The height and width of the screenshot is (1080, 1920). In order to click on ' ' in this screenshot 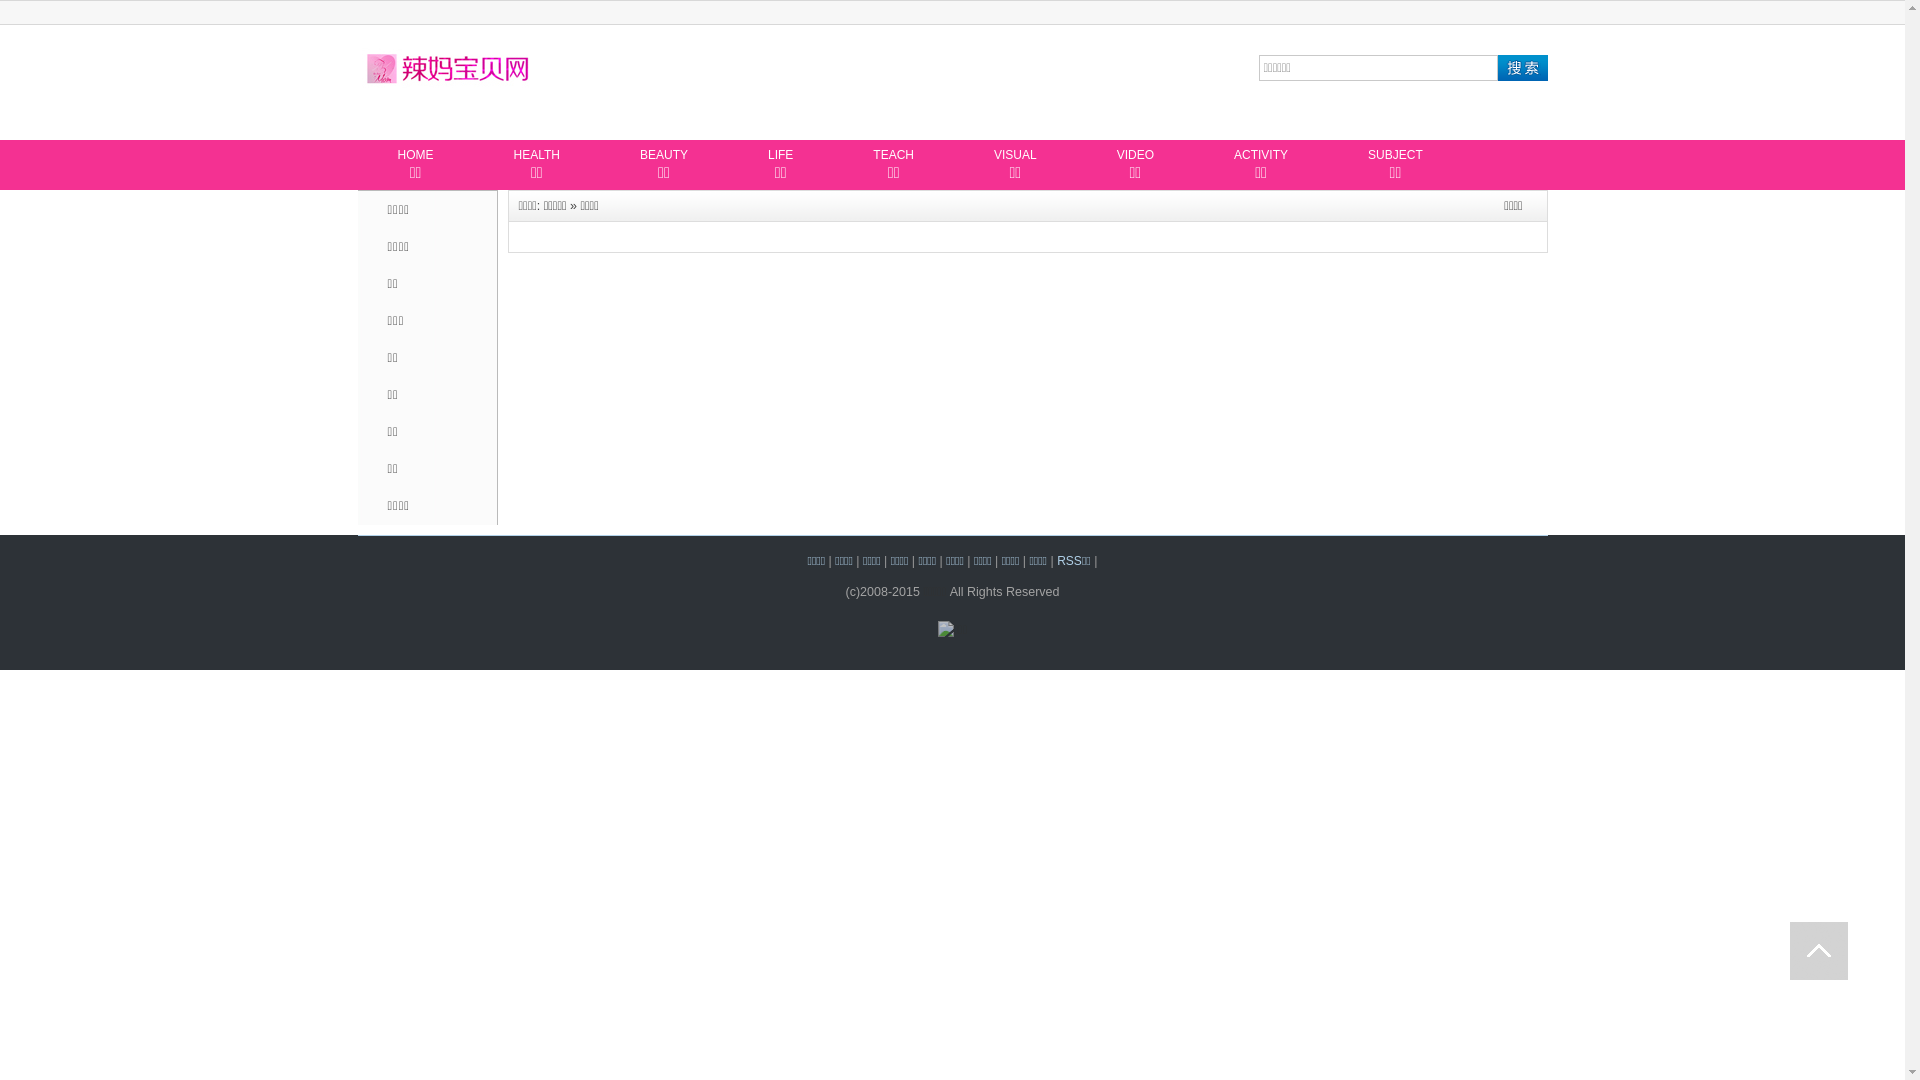, I will do `click(1819, 950)`.